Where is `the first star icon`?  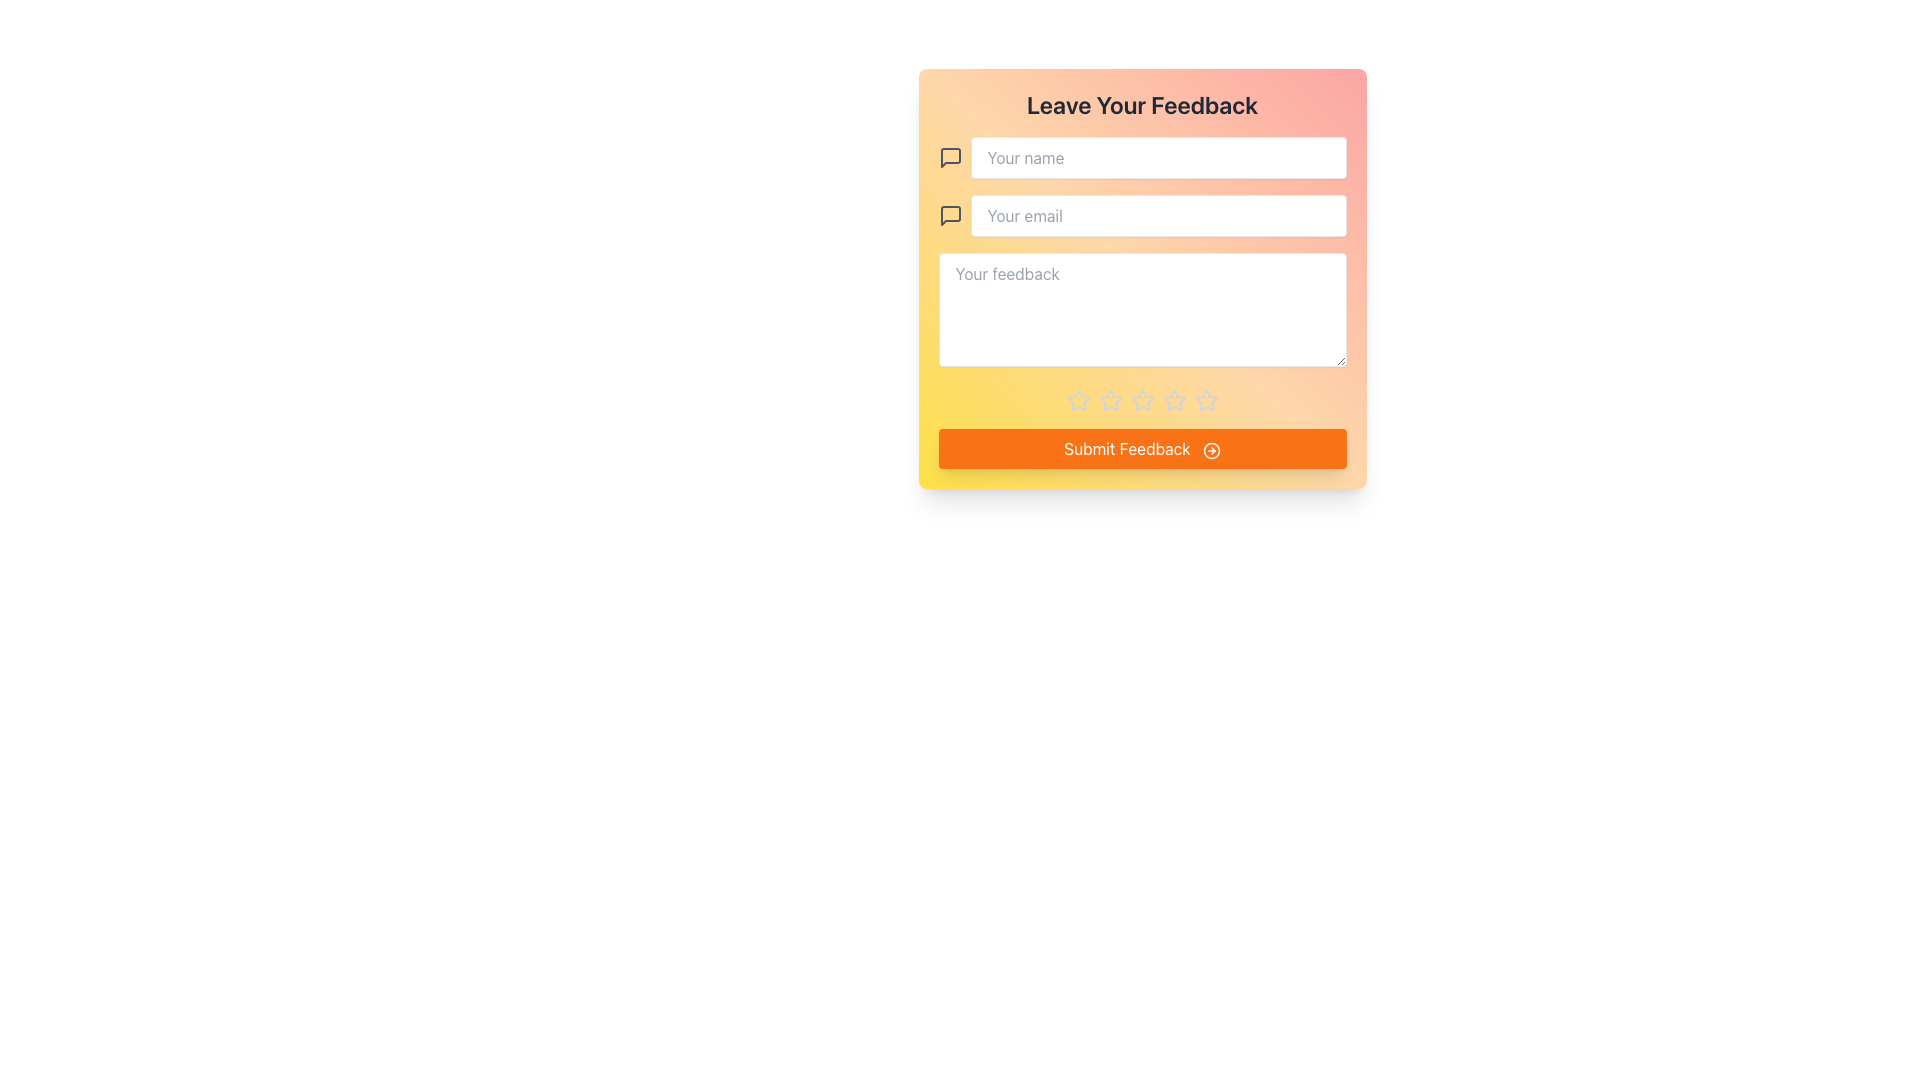
the first star icon is located at coordinates (1108, 400).